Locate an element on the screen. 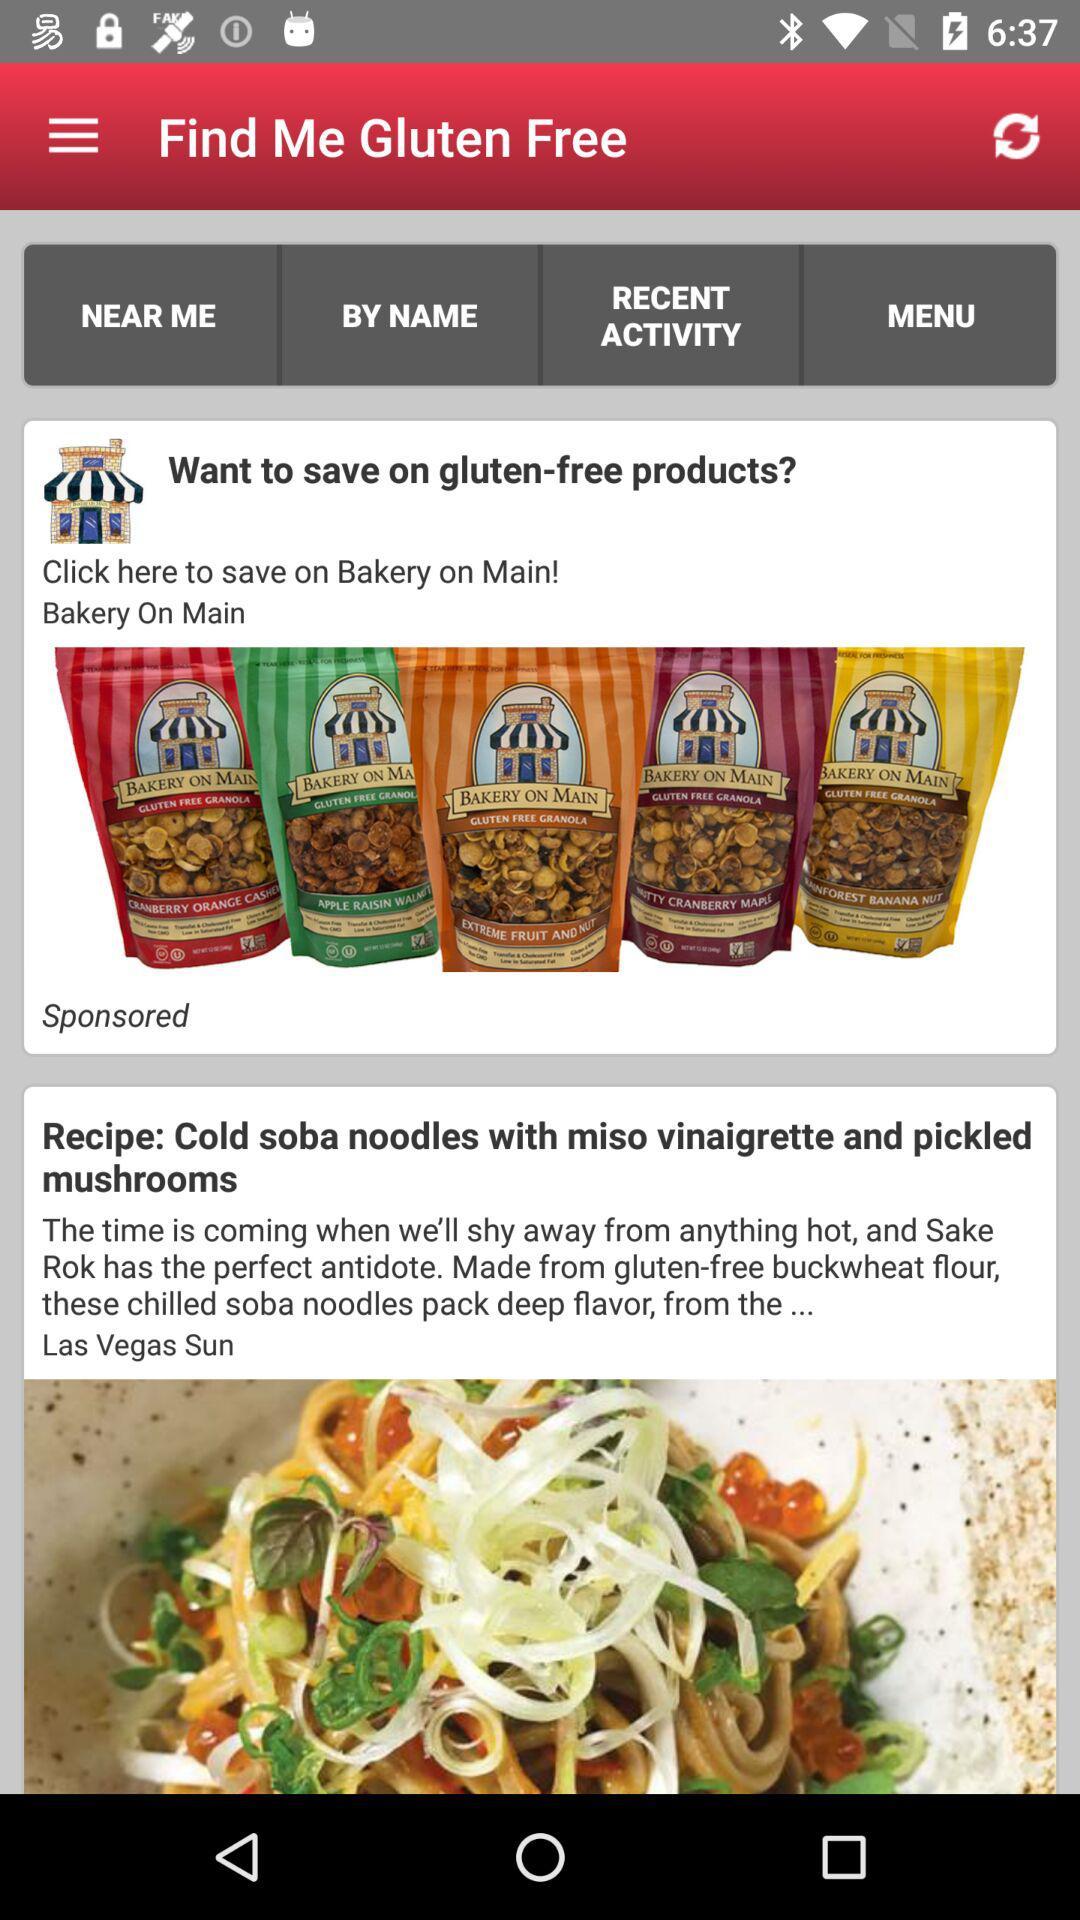  the las vegas sun item is located at coordinates (540, 1343).